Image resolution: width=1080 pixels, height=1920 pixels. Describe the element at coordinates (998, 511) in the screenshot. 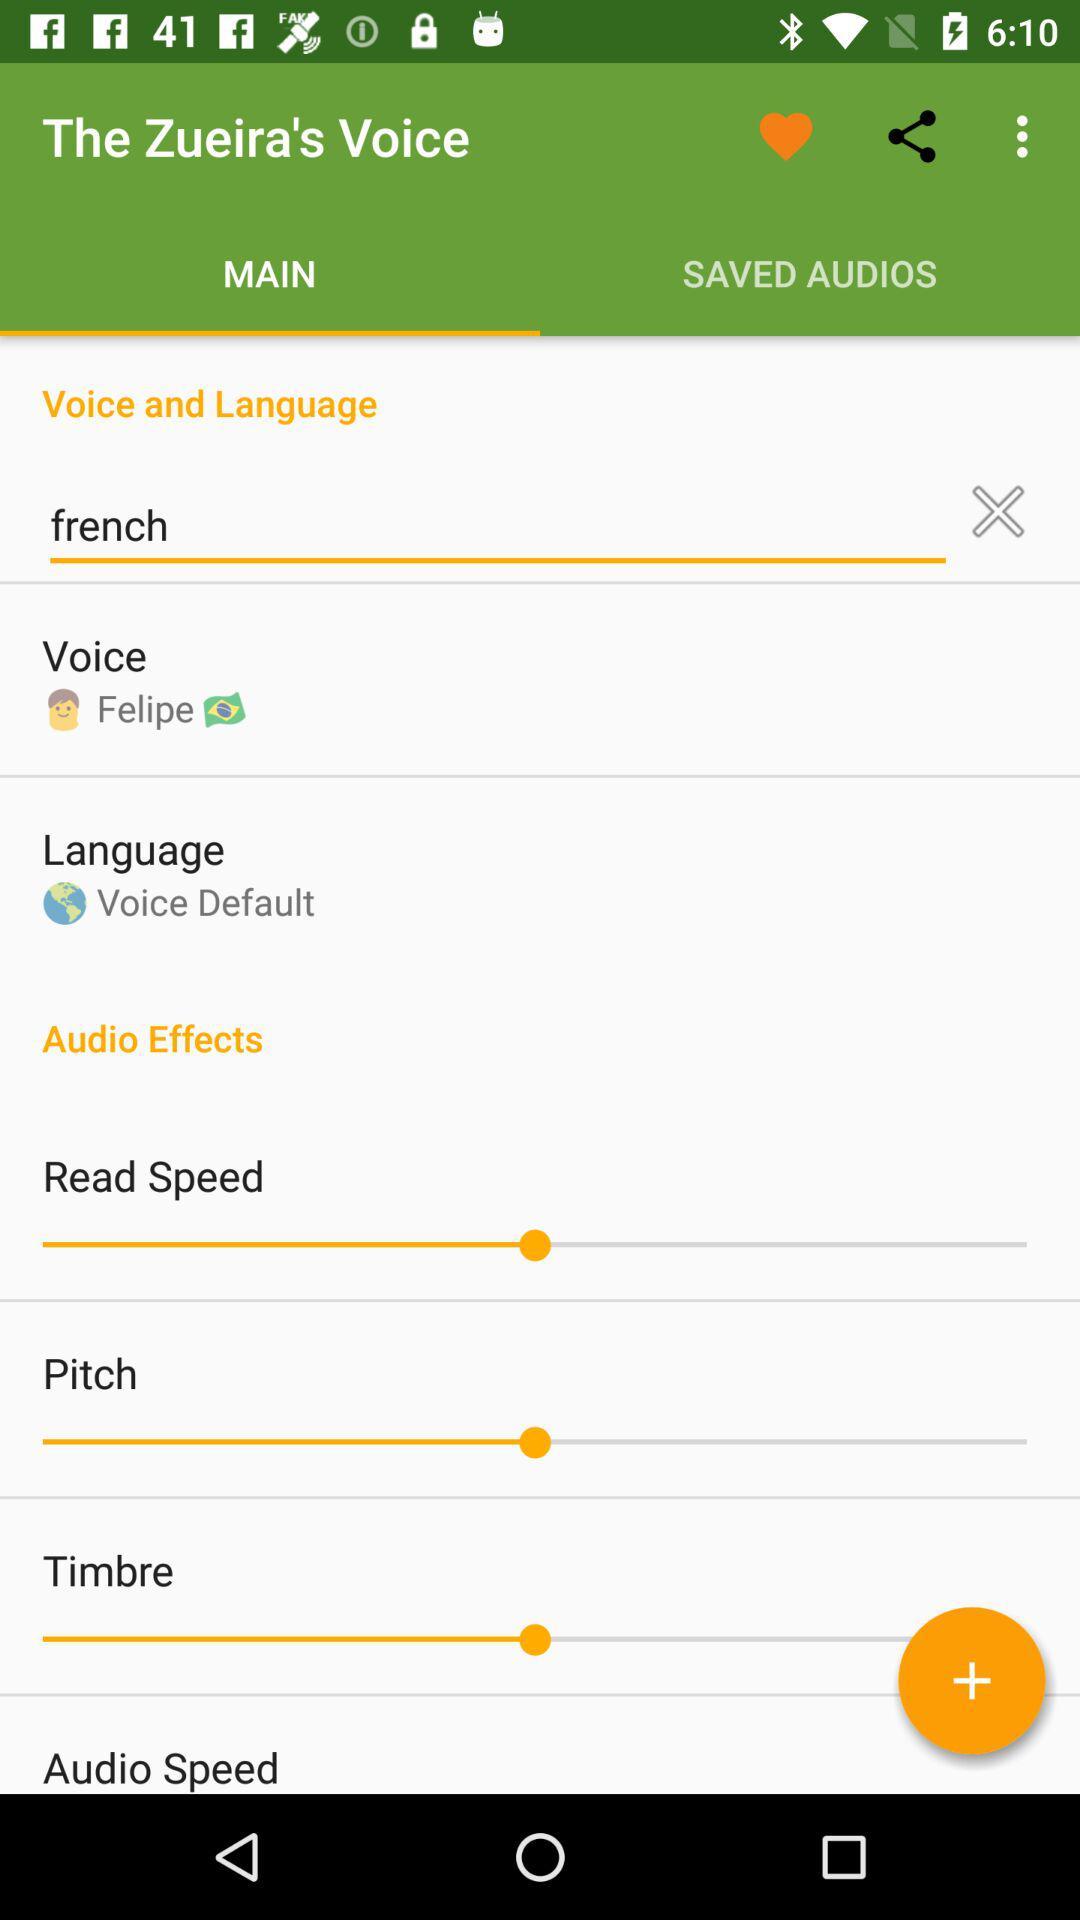

I see `clear selection` at that location.